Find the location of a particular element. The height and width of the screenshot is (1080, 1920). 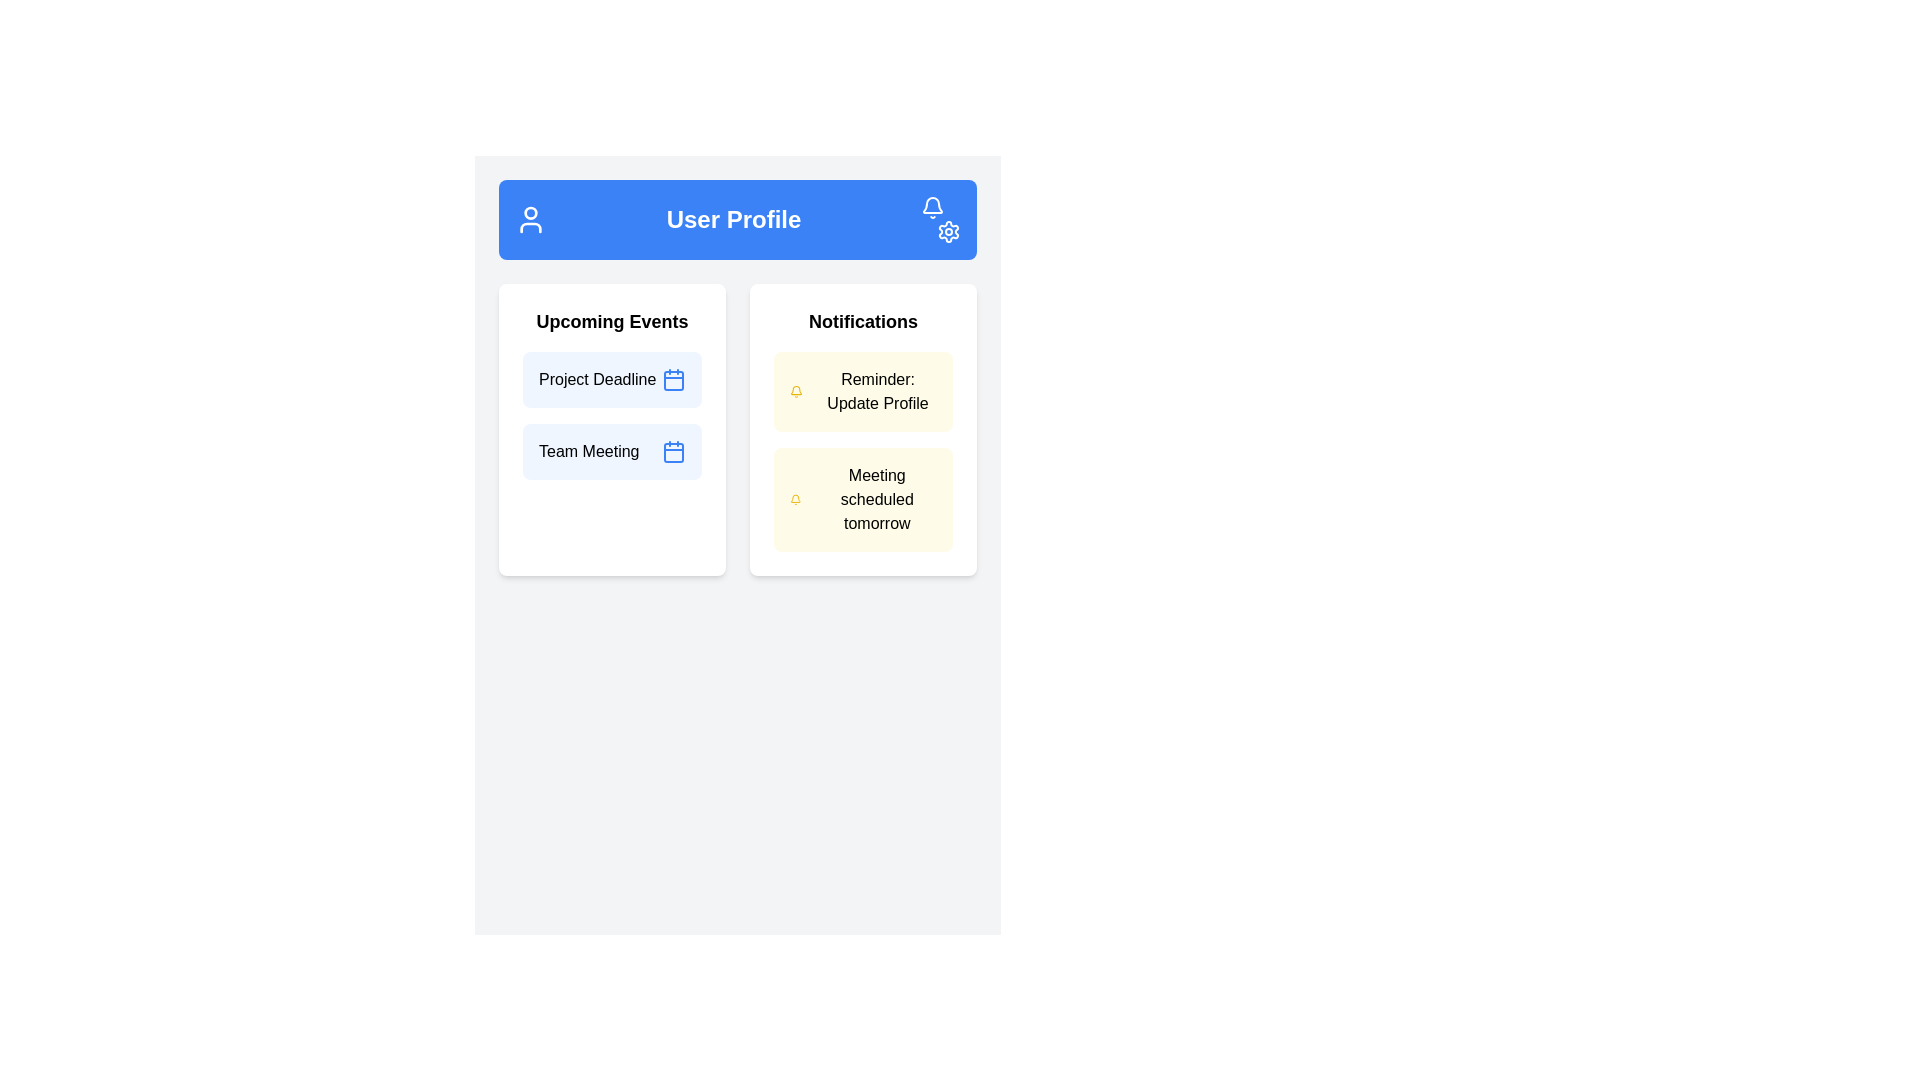

the Notification card displaying 'Meeting scheduled tomorrow' with a light yellow background, located below the 'Reminder: Update Profile' notification in the Notifications panel is located at coordinates (863, 451).